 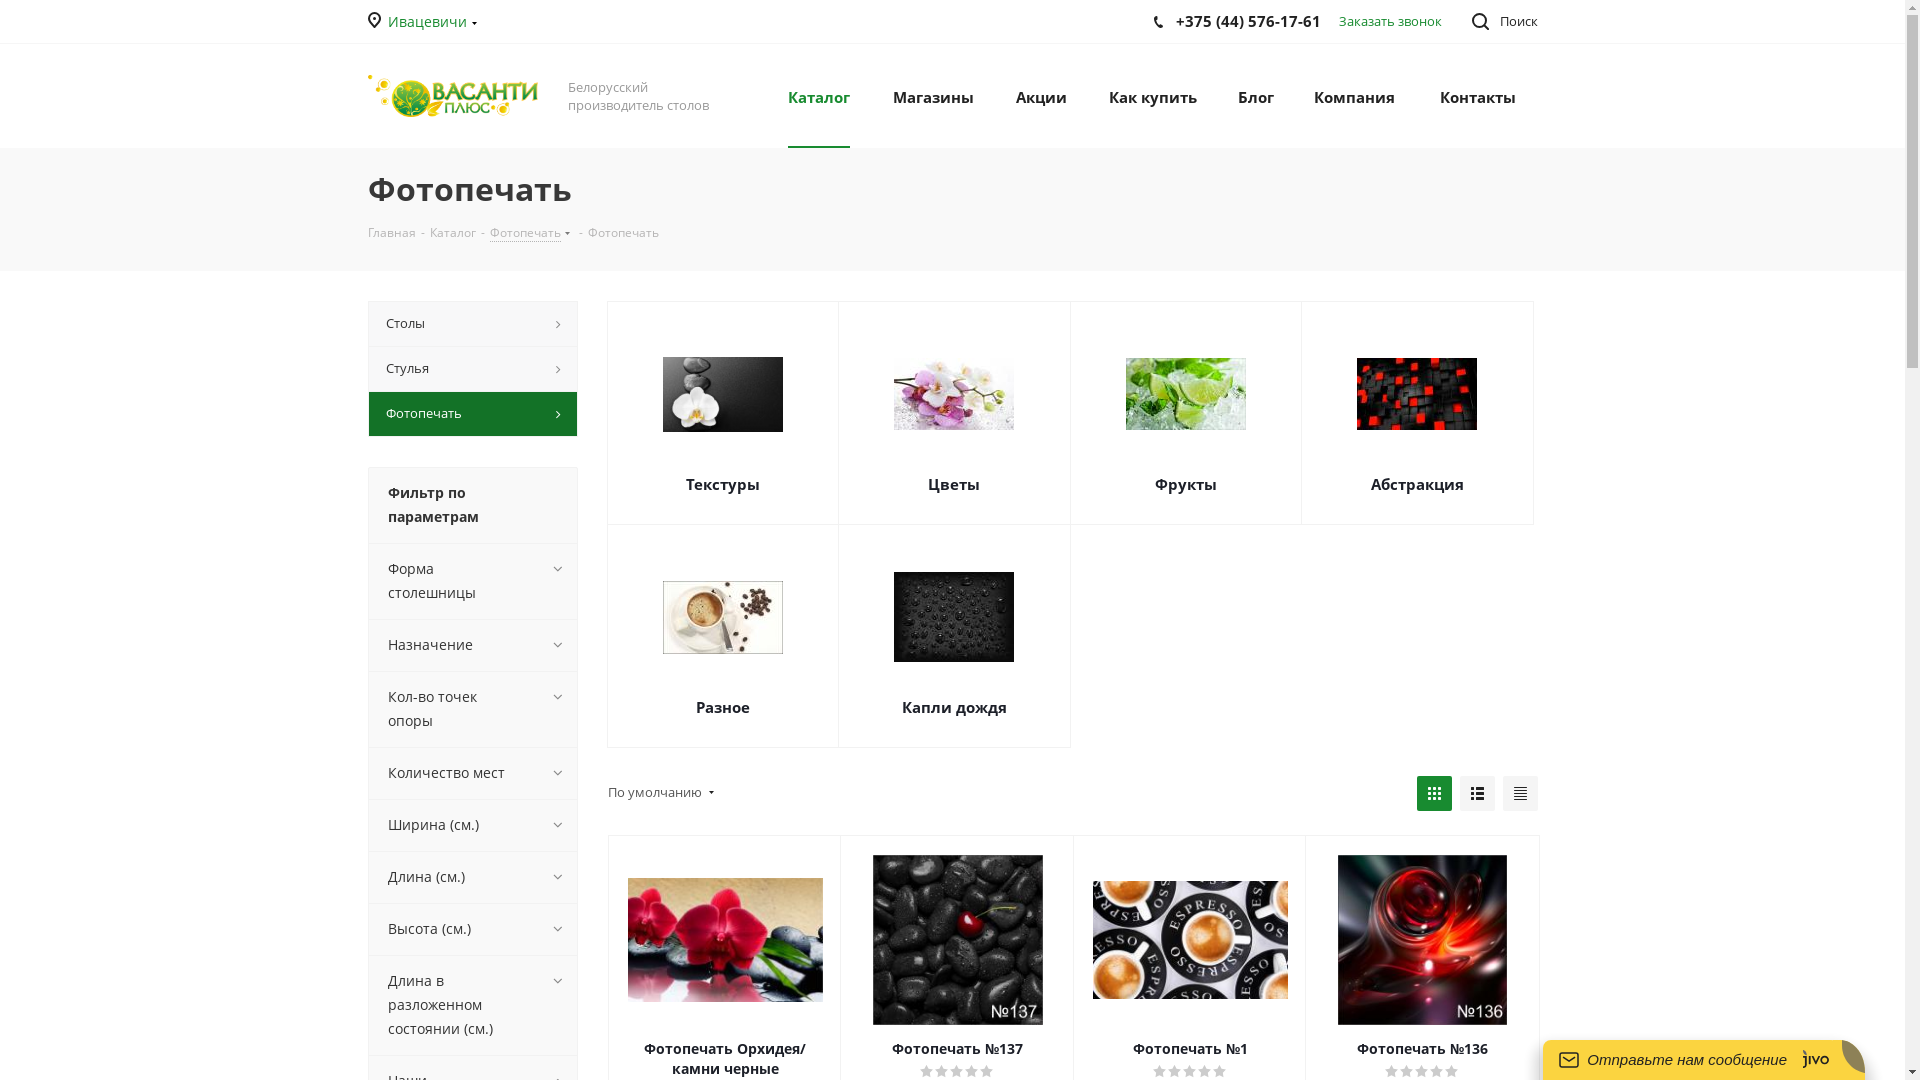 I want to click on '1', so click(x=926, y=1071).